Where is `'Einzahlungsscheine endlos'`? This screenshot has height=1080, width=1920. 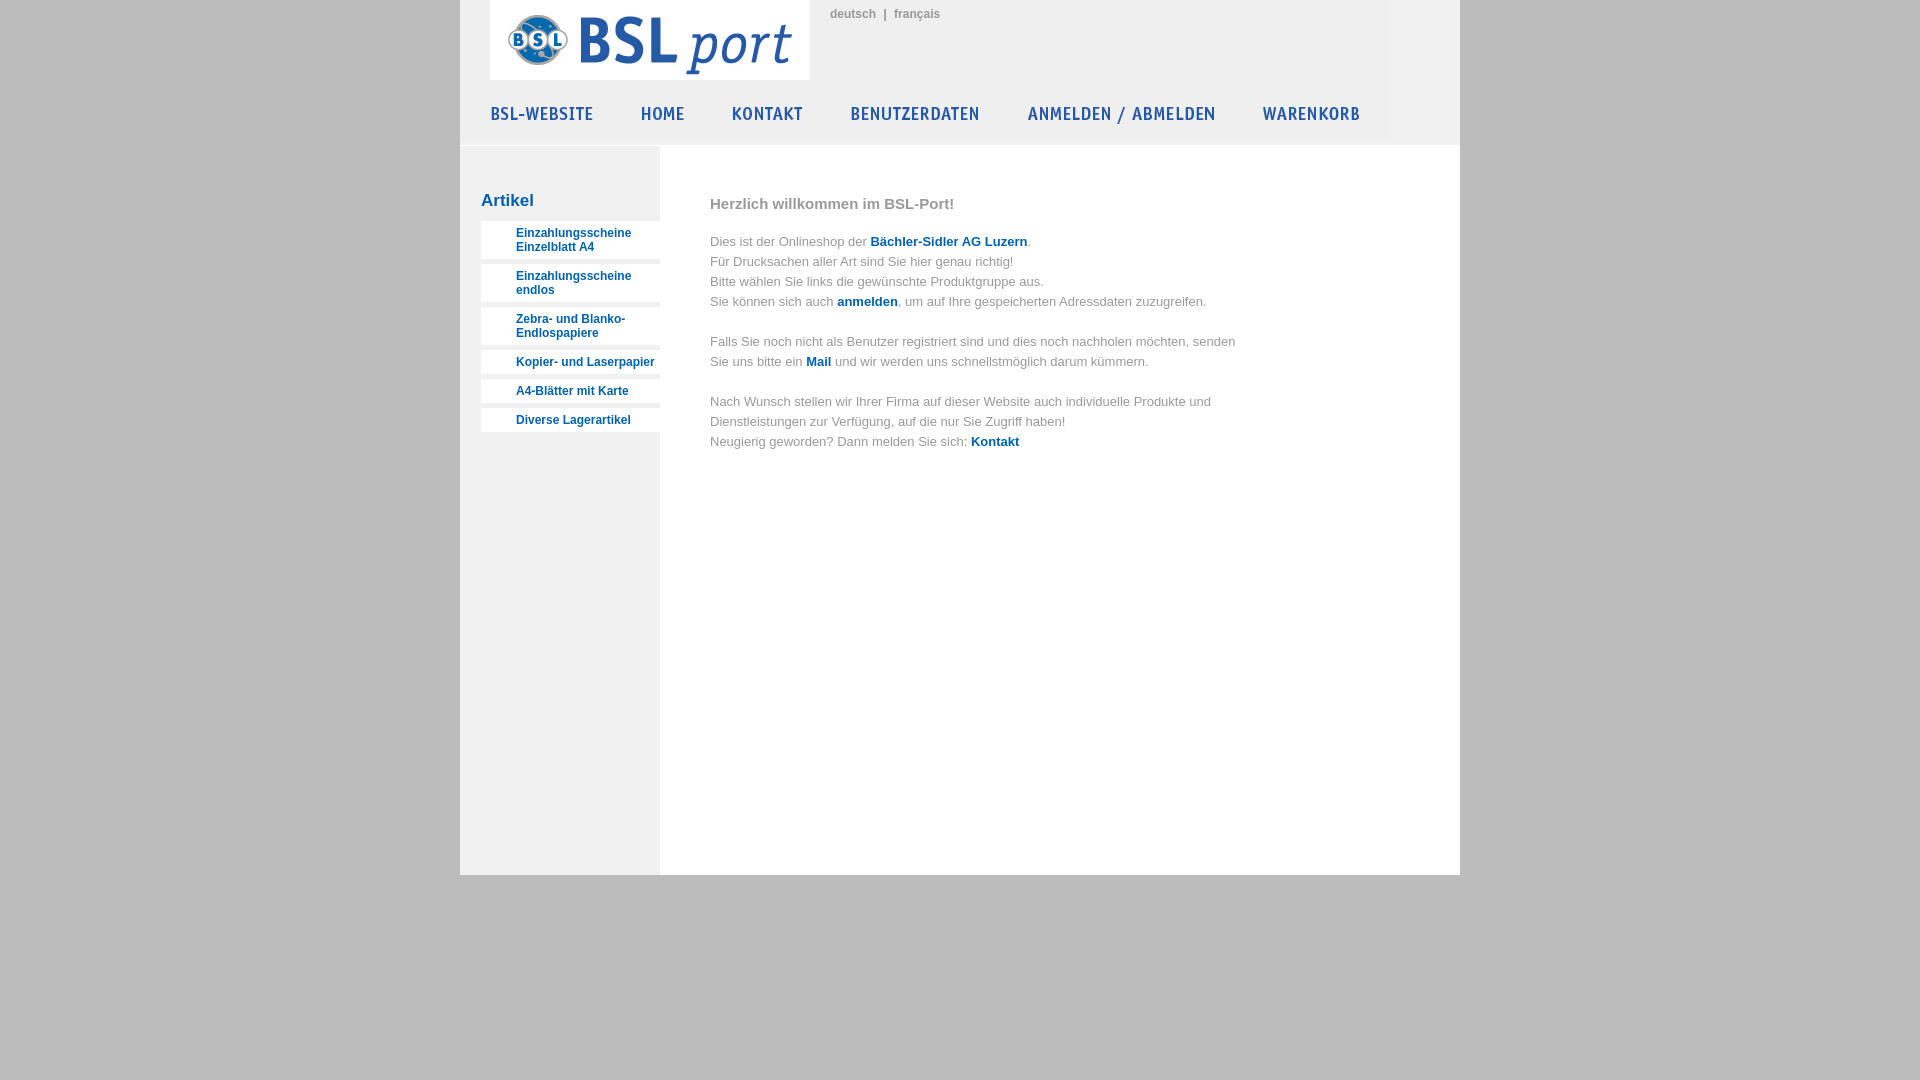 'Einzahlungsscheine endlos' is located at coordinates (480, 282).